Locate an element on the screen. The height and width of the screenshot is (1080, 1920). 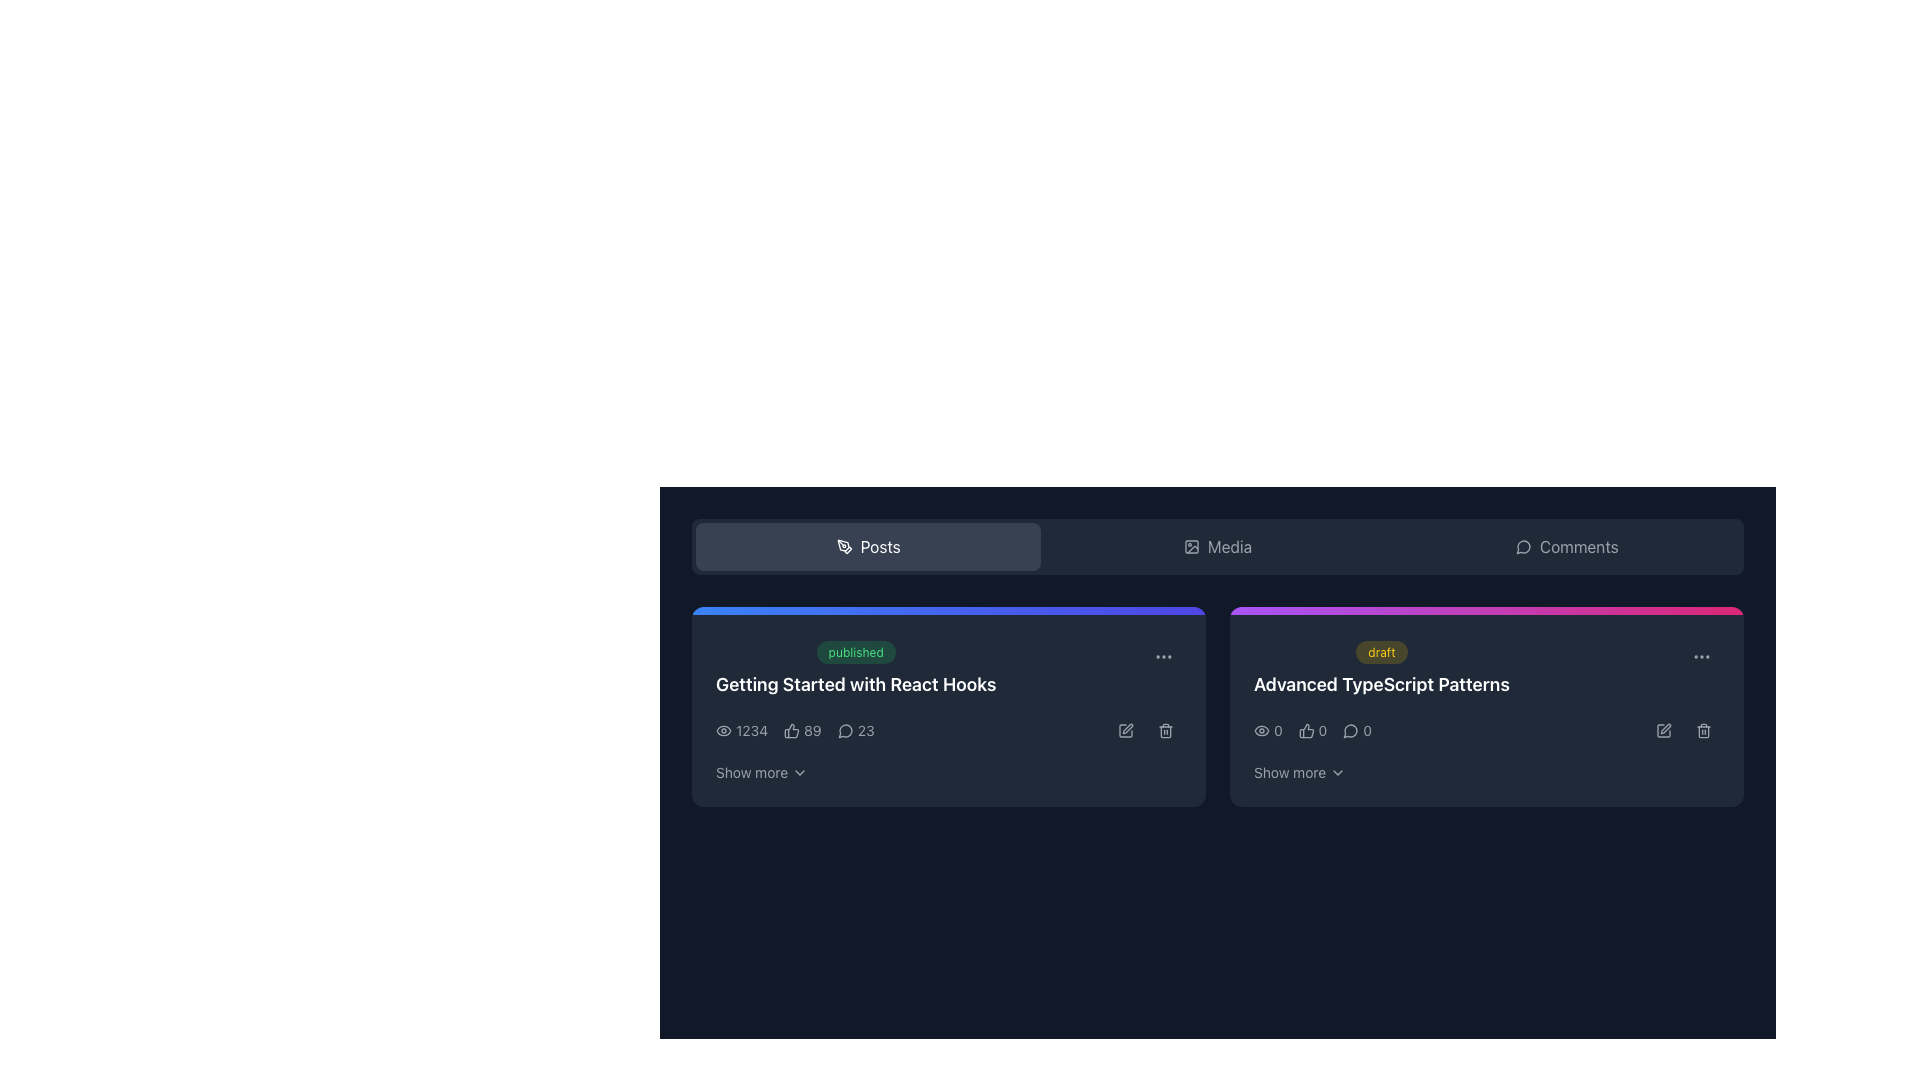
the progress bar styled with a gradient color transitioning from blue to indigo, which is positioned at the top of the card layout above the 'Getting Started with React Hooks' text is located at coordinates (948, 609).